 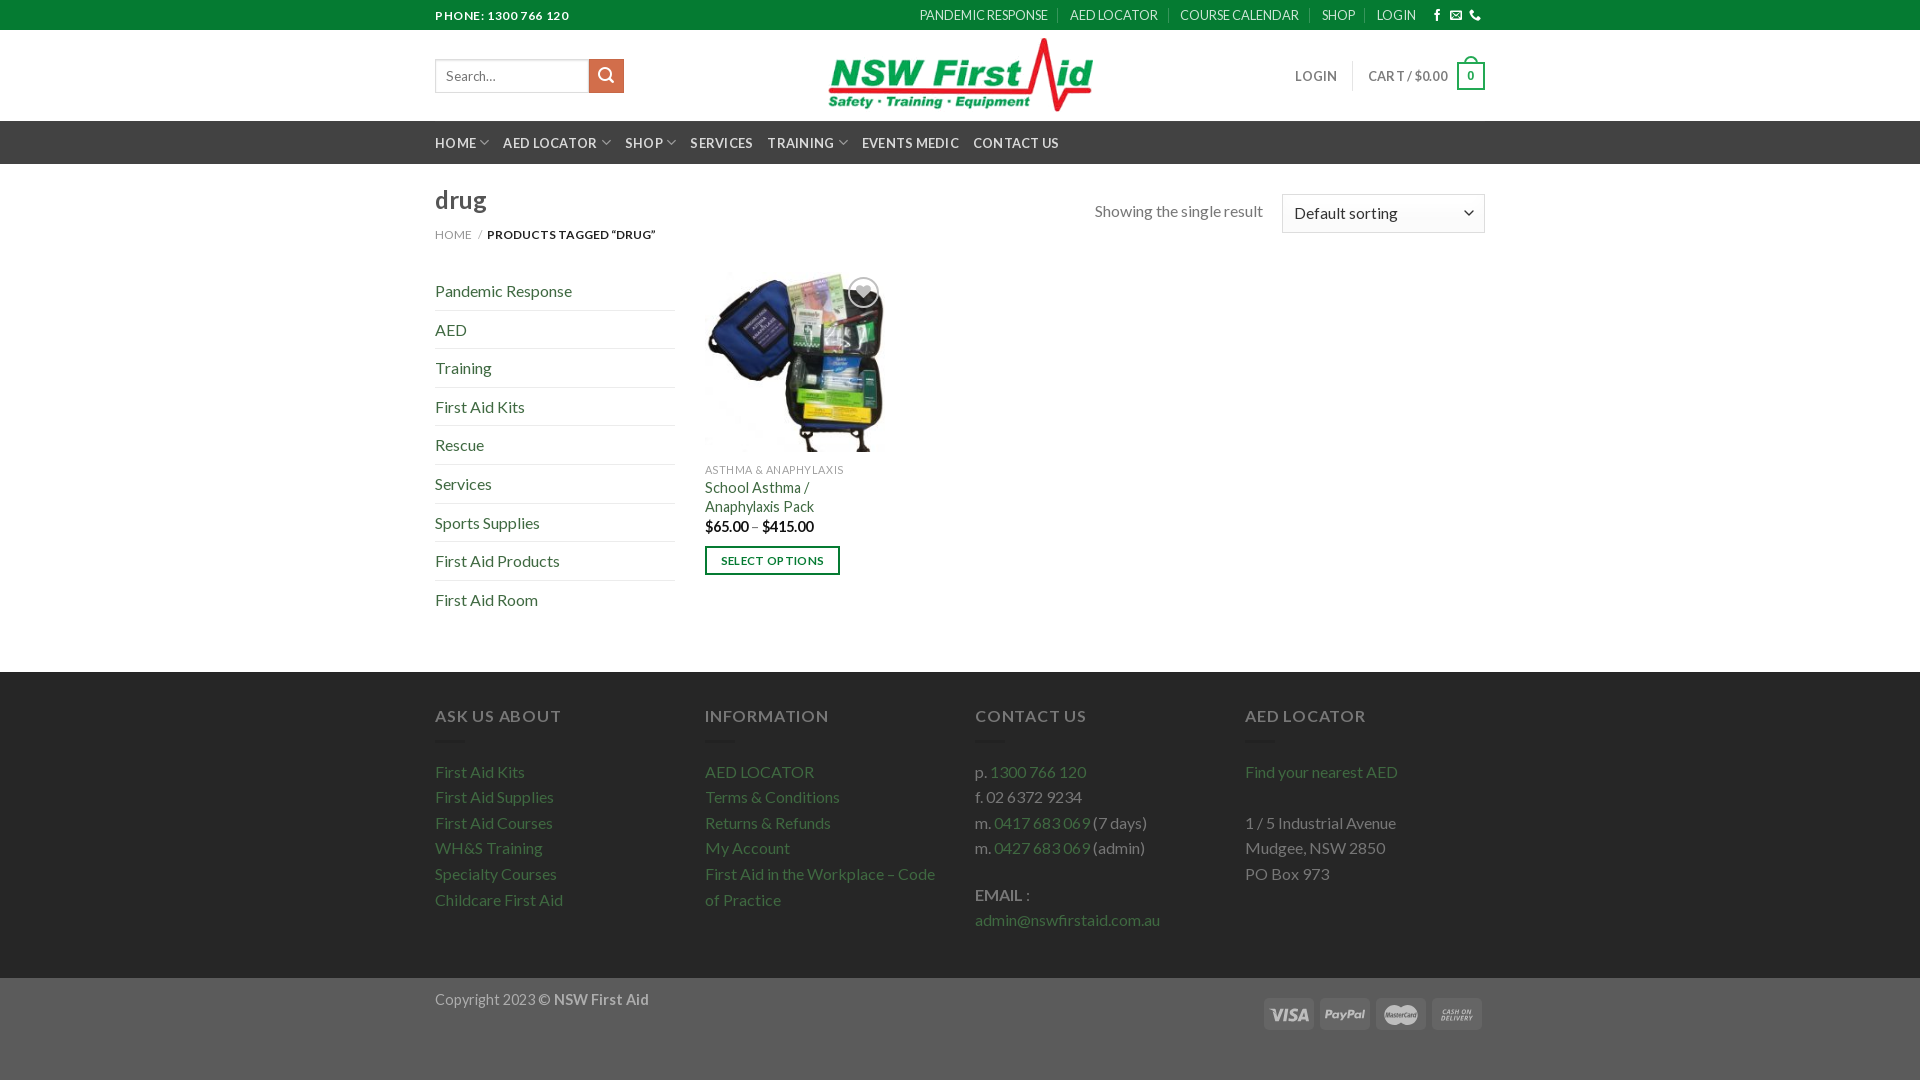 I want to click on 'First Aid Courses', so click(x=434, y=822).